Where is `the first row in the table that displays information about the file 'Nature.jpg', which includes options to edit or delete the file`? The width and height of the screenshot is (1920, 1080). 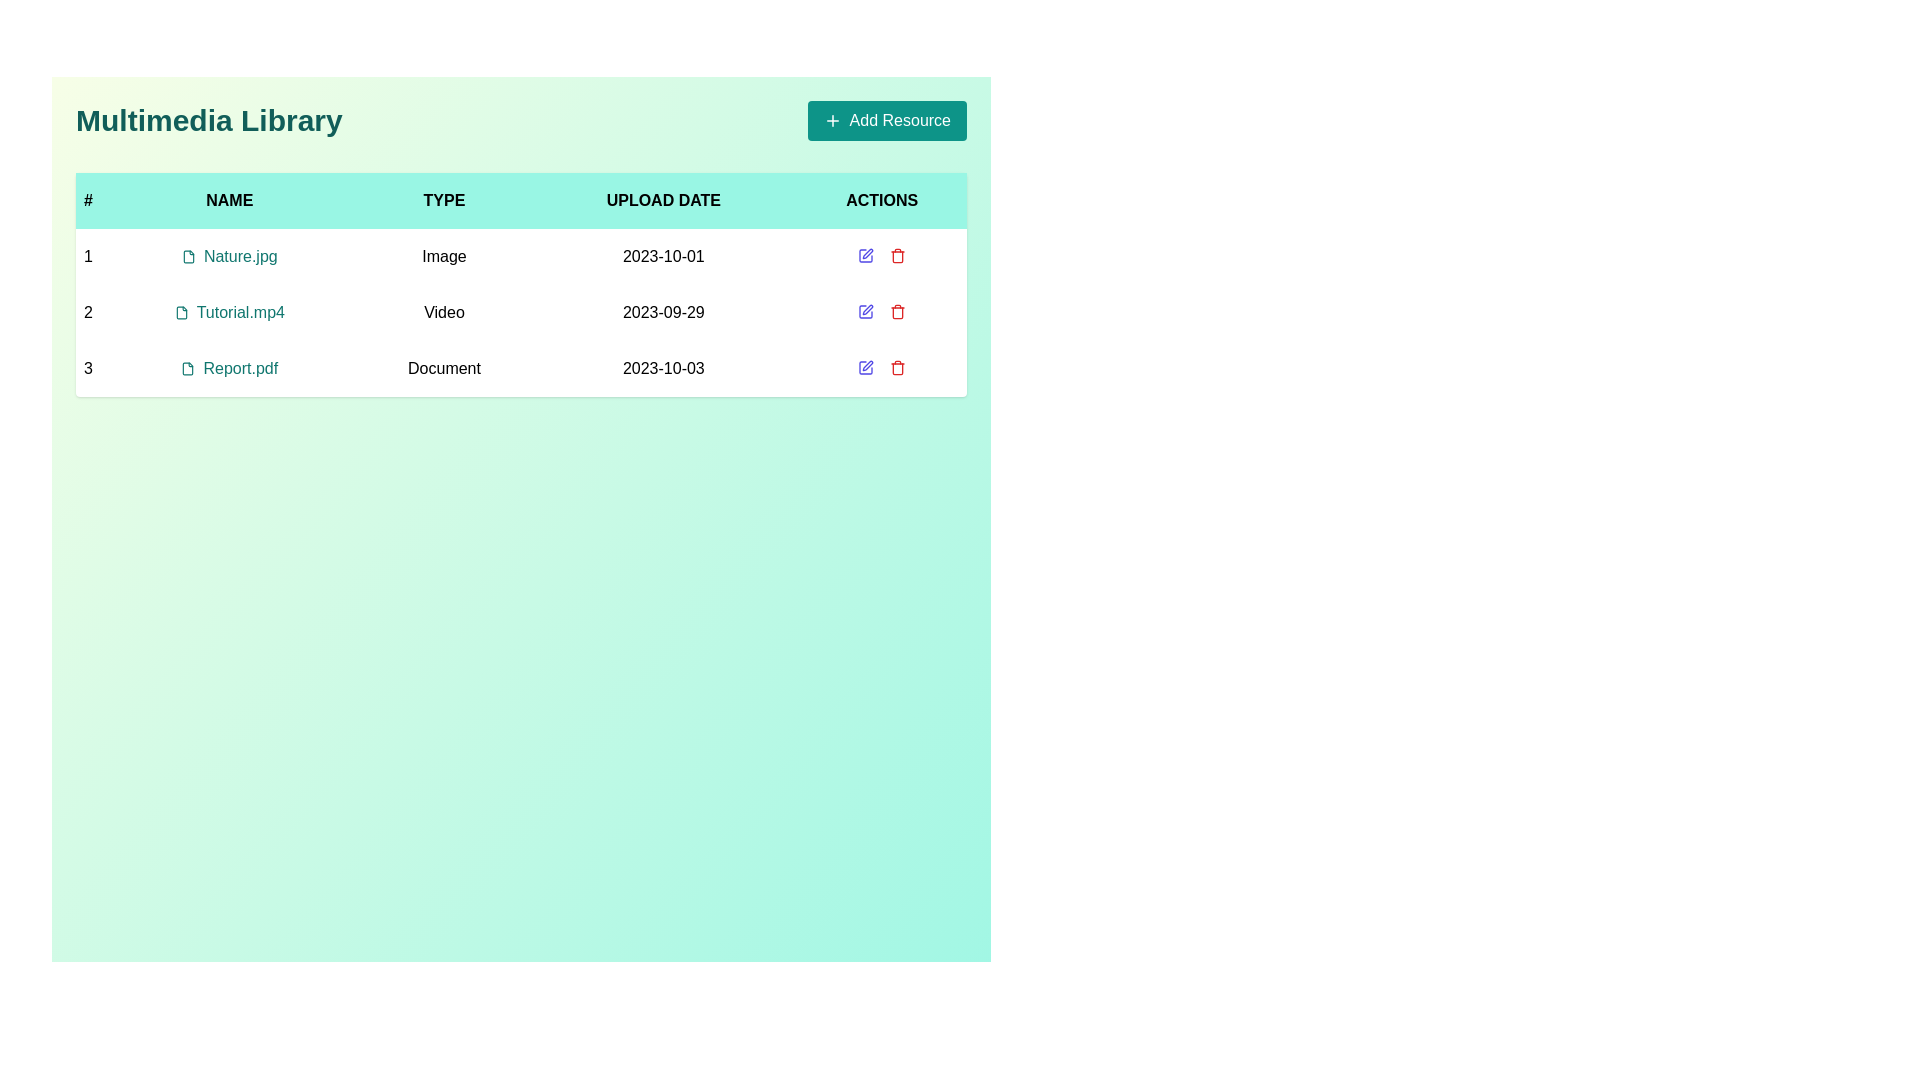 the first row in the table that displays information about the file 'Nature.jpg', which includes options to edit or delete the file is located at coordinates (521, 256).